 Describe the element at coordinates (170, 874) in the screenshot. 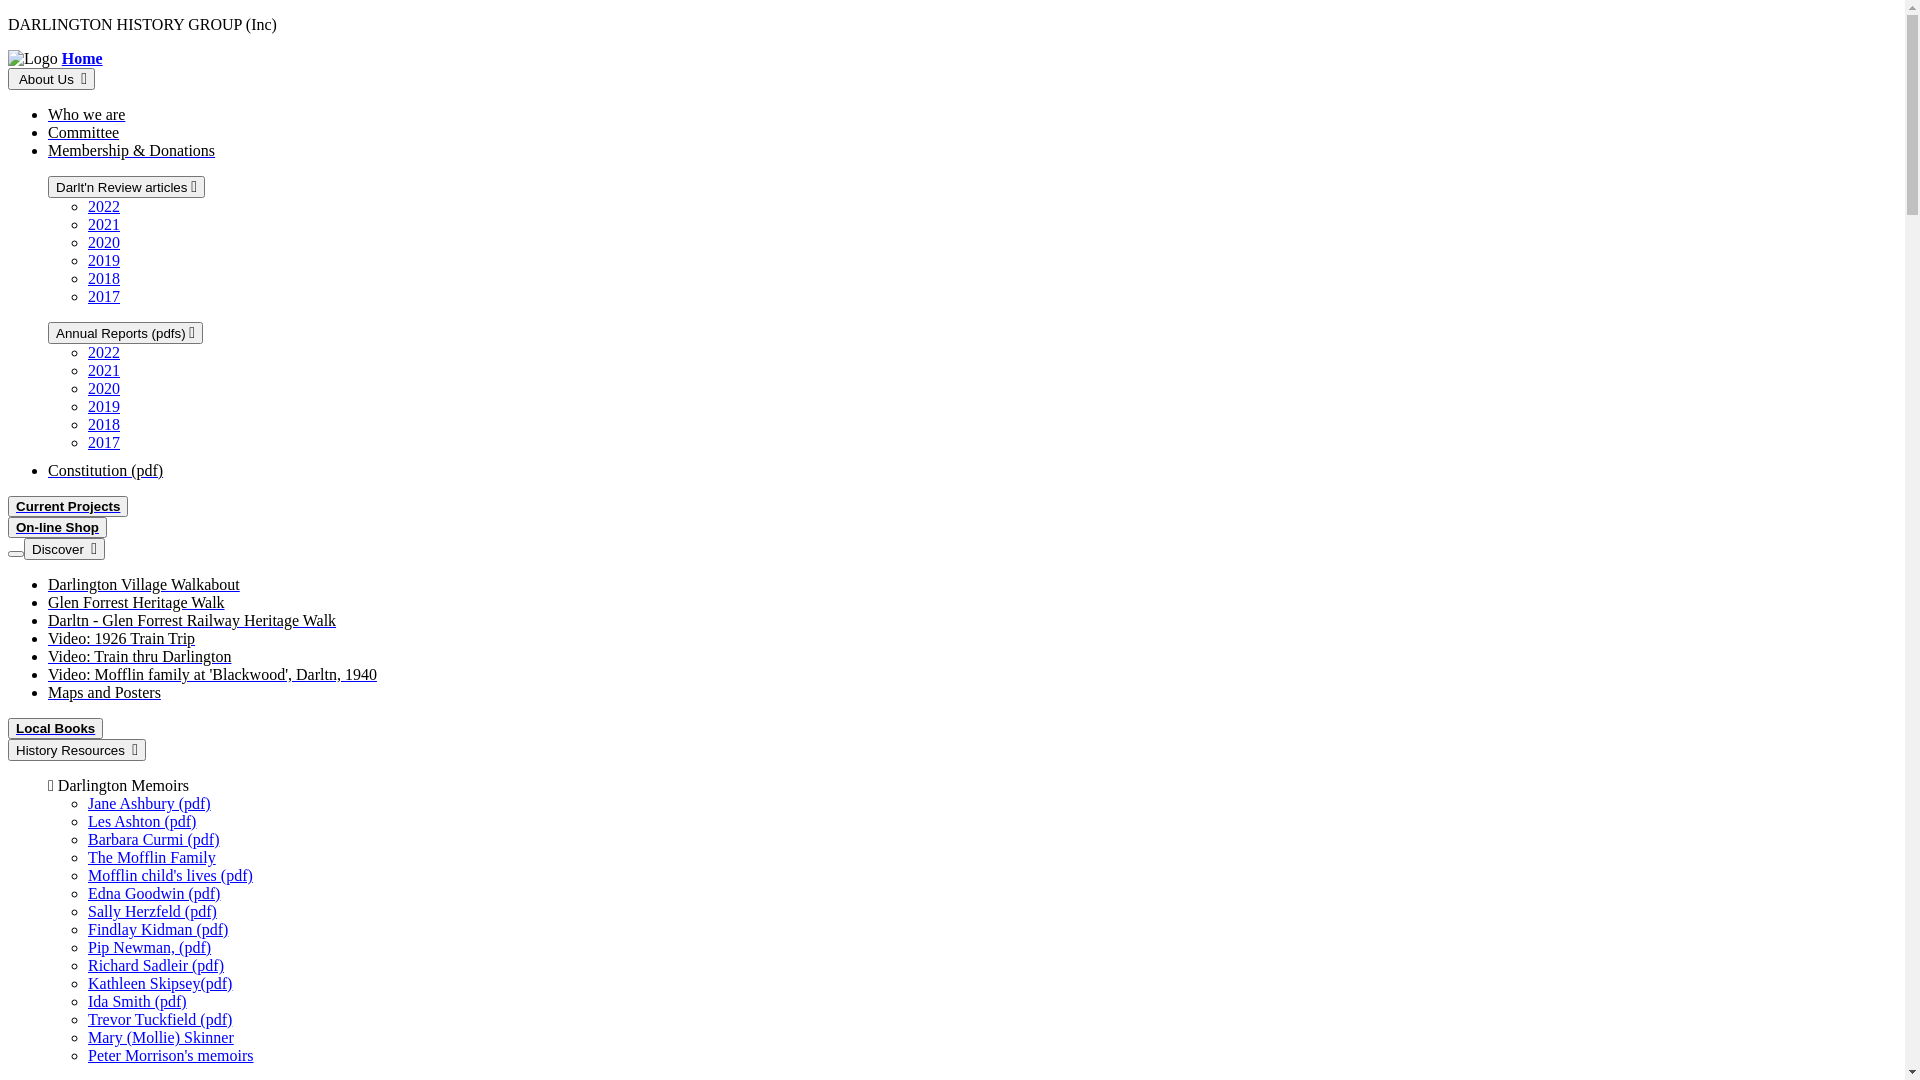

I see `'Mofflin child's lives (pdf)'` at that location.